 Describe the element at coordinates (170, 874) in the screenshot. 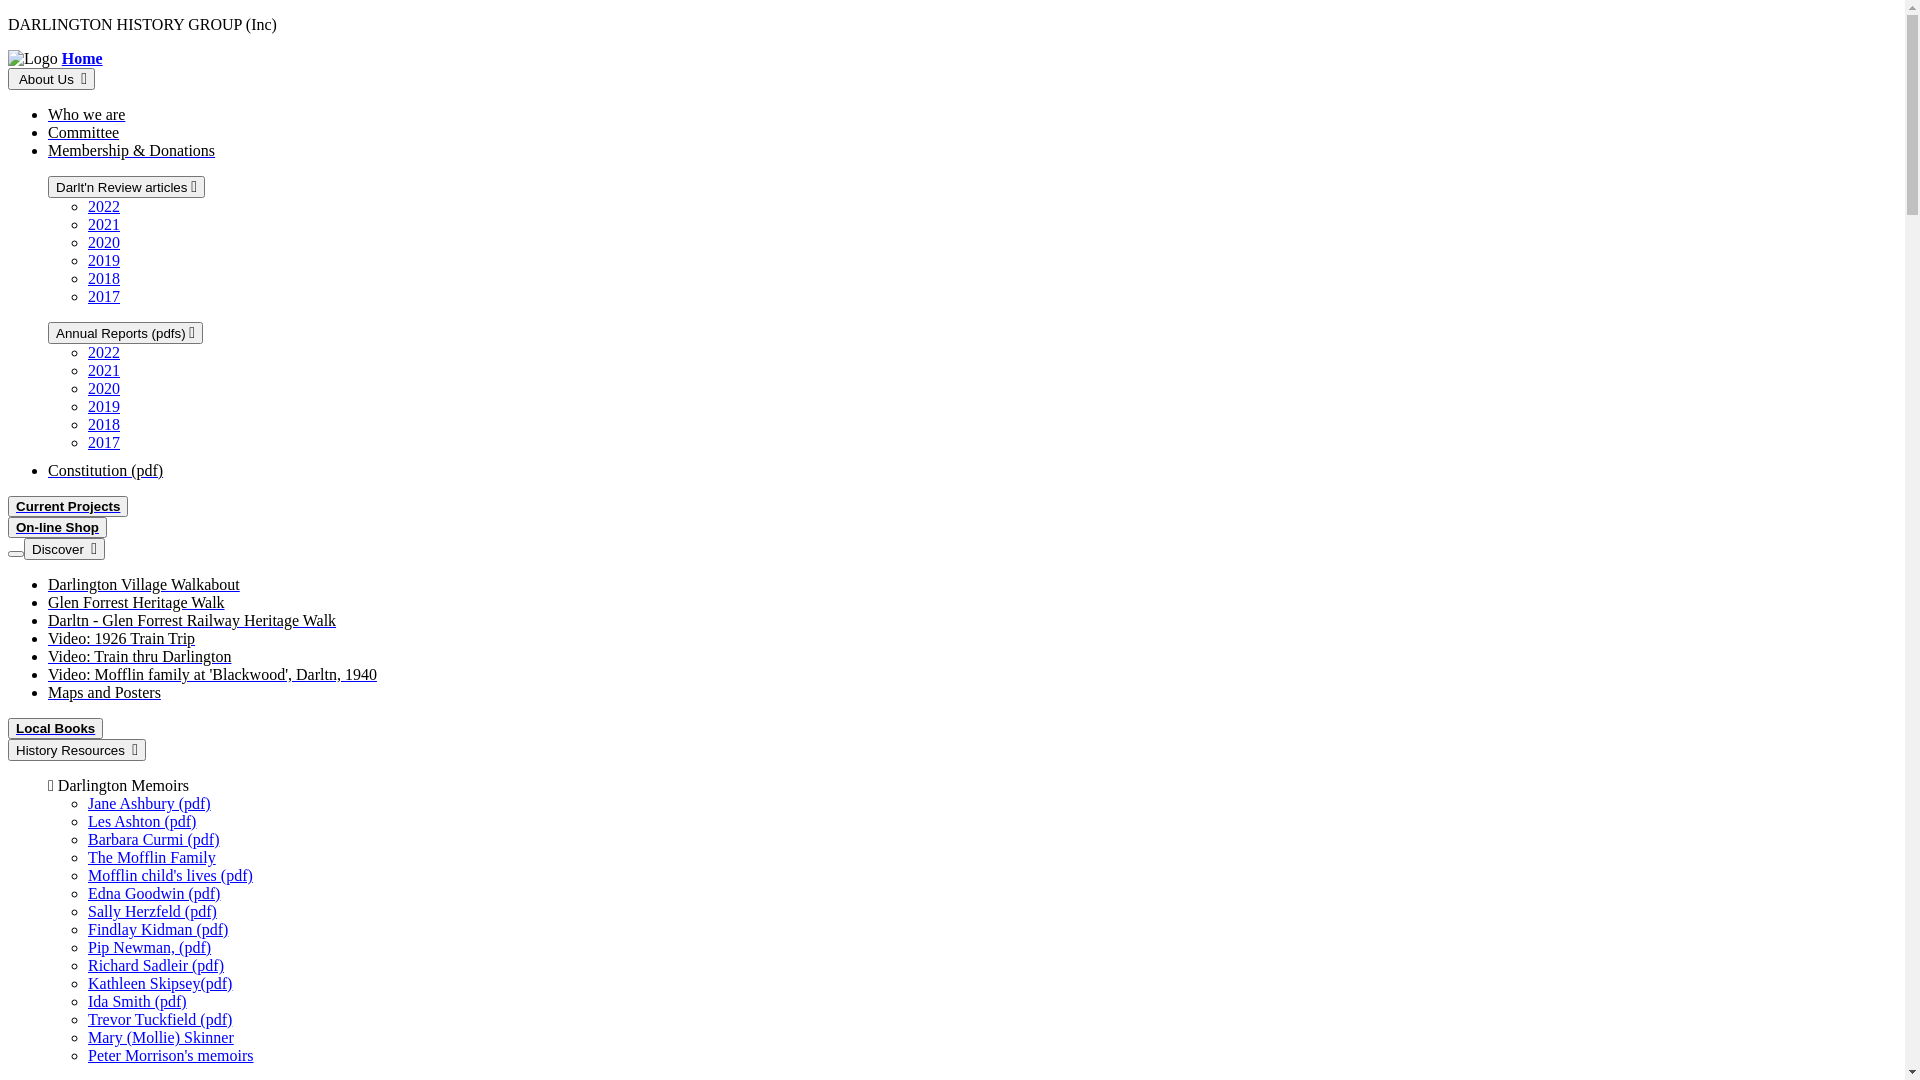

I see `'Mofflin child's lives (pdf)'` at that location.